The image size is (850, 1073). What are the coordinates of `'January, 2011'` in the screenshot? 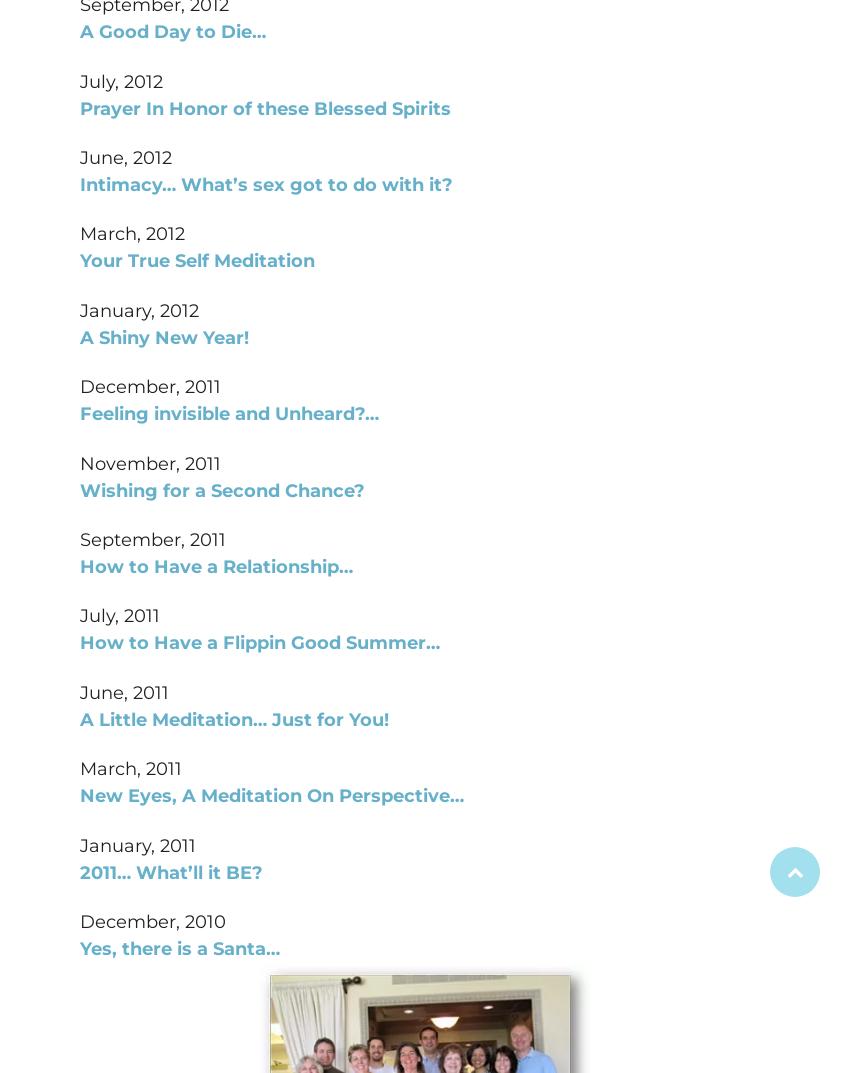 It's located at (138, 843).